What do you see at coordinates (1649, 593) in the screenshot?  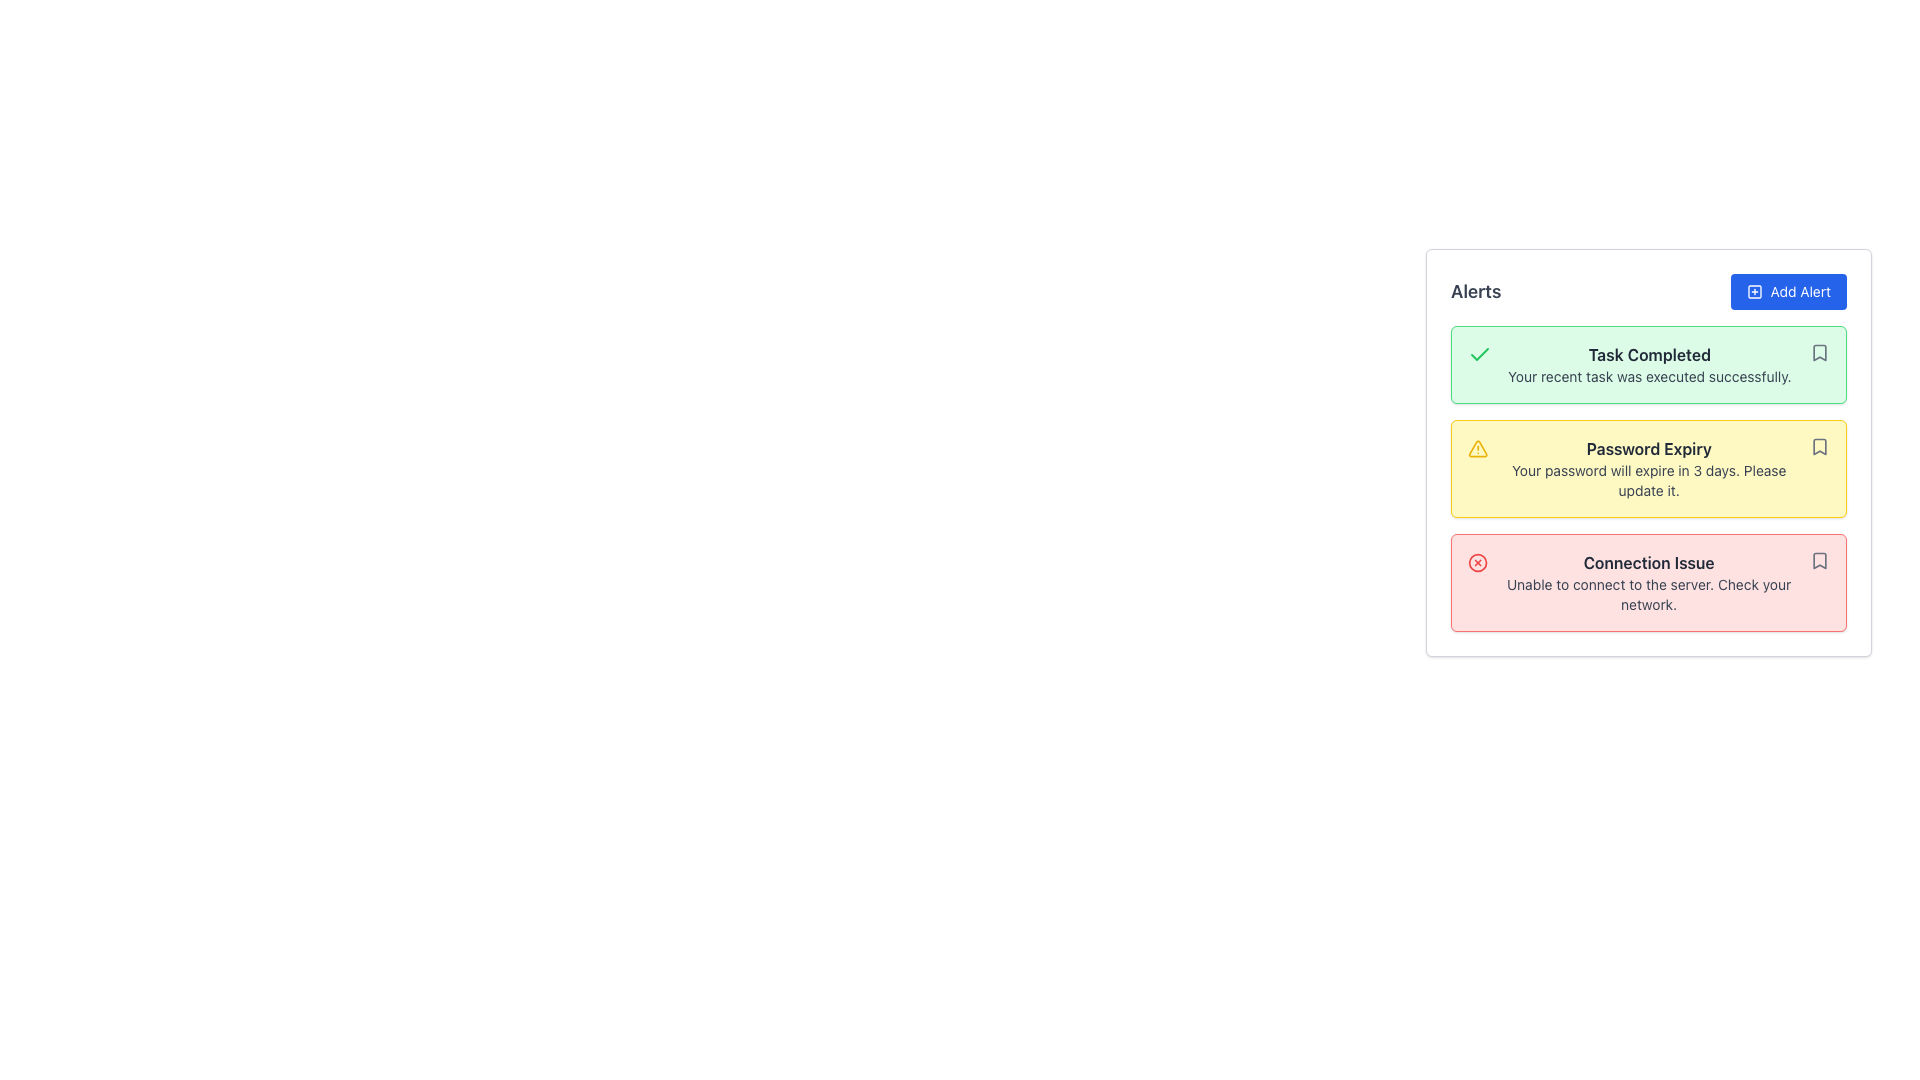 I see `text content of the alert message labeled 'Unable to connect to the server. Check your network.' which is styled in a small font and located within a red alert box at the bottom of the alerts section` at bounding box center [1649, 593].